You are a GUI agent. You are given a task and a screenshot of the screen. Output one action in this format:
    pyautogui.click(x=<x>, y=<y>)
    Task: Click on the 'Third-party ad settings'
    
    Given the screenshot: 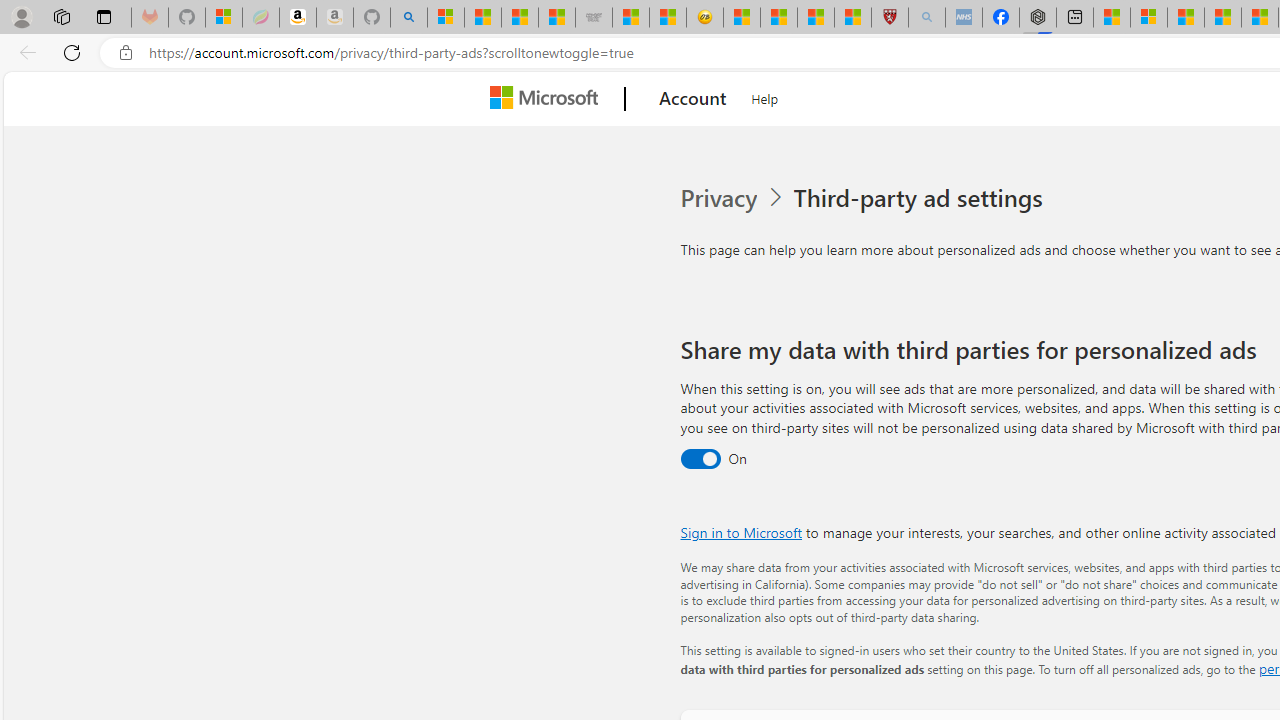 What is the action you would take?
    pyautogui.click(x=921, y=198)
    